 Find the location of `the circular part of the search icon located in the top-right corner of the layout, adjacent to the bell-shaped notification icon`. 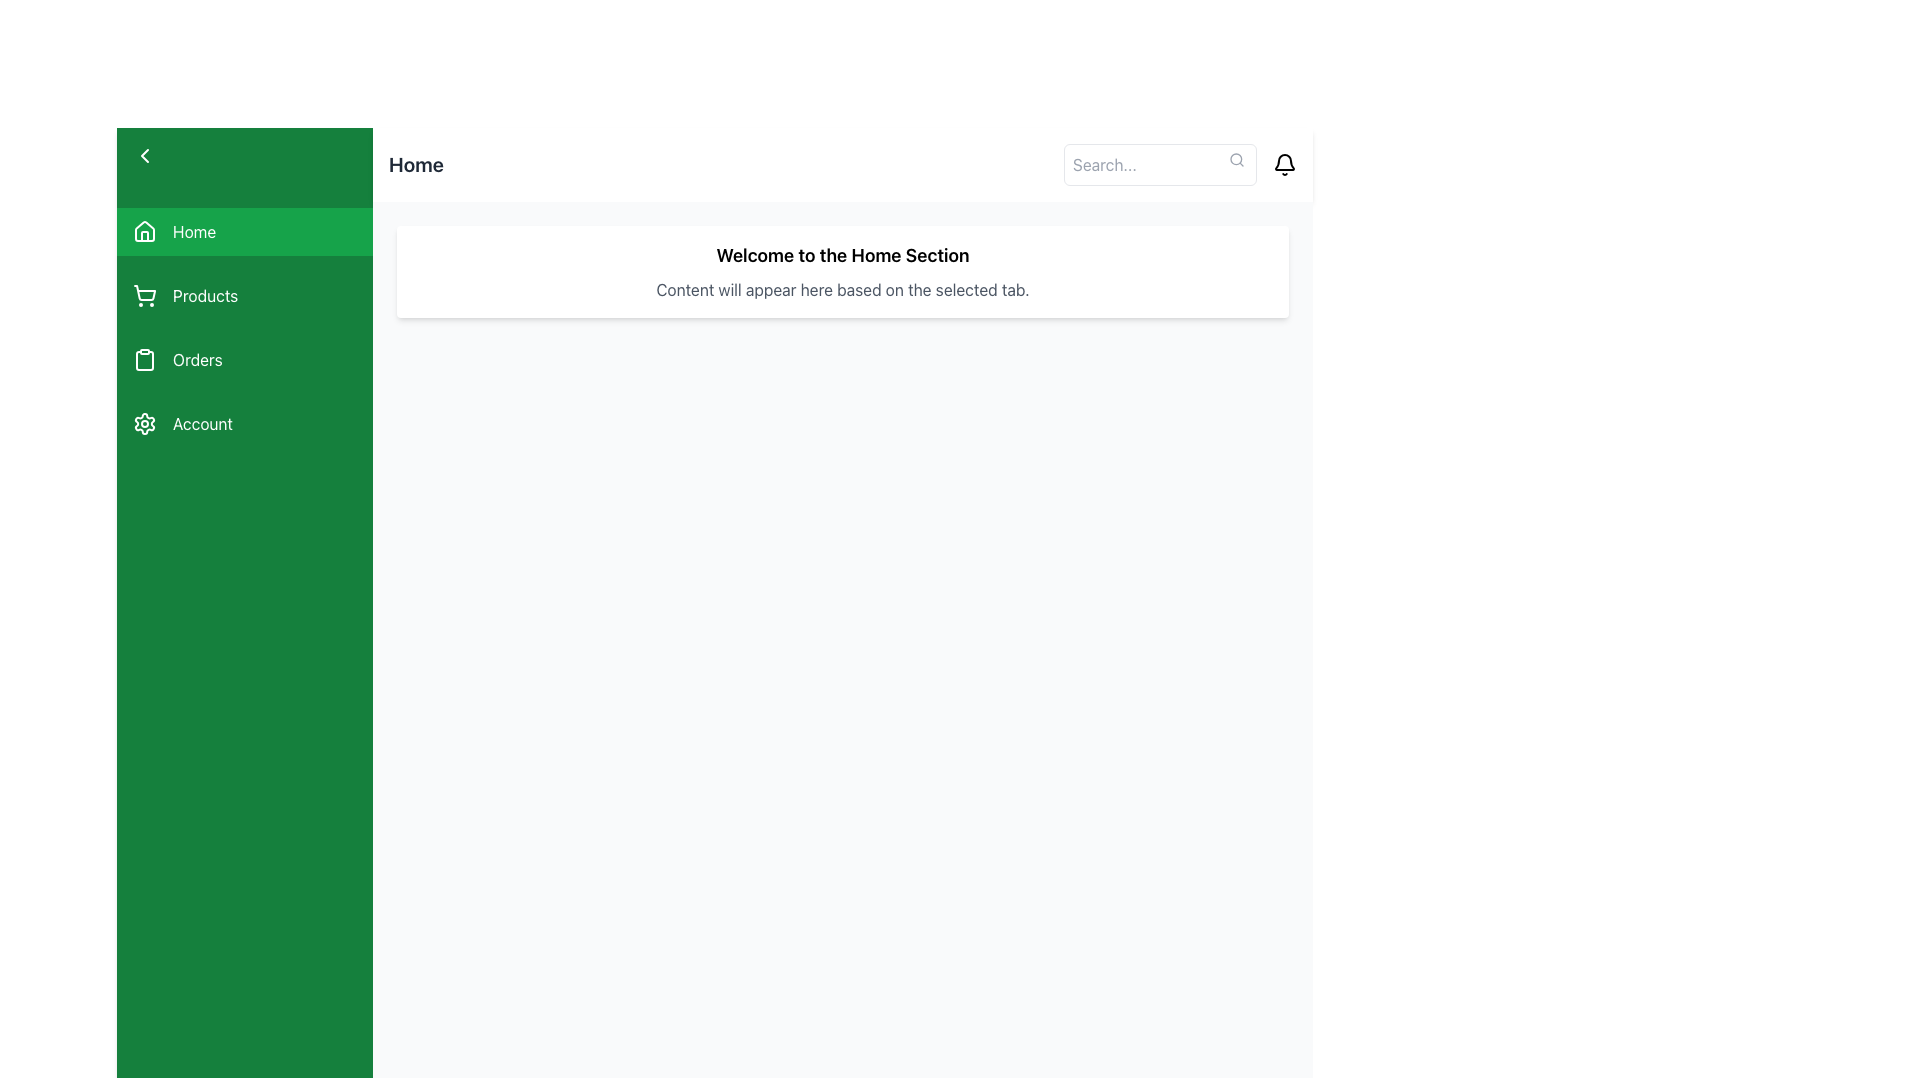

the circular part of the search icon located in the top-right corner of the layout, adjacent to the bell-shaped notification icon is located at coordinates (1235, 158).